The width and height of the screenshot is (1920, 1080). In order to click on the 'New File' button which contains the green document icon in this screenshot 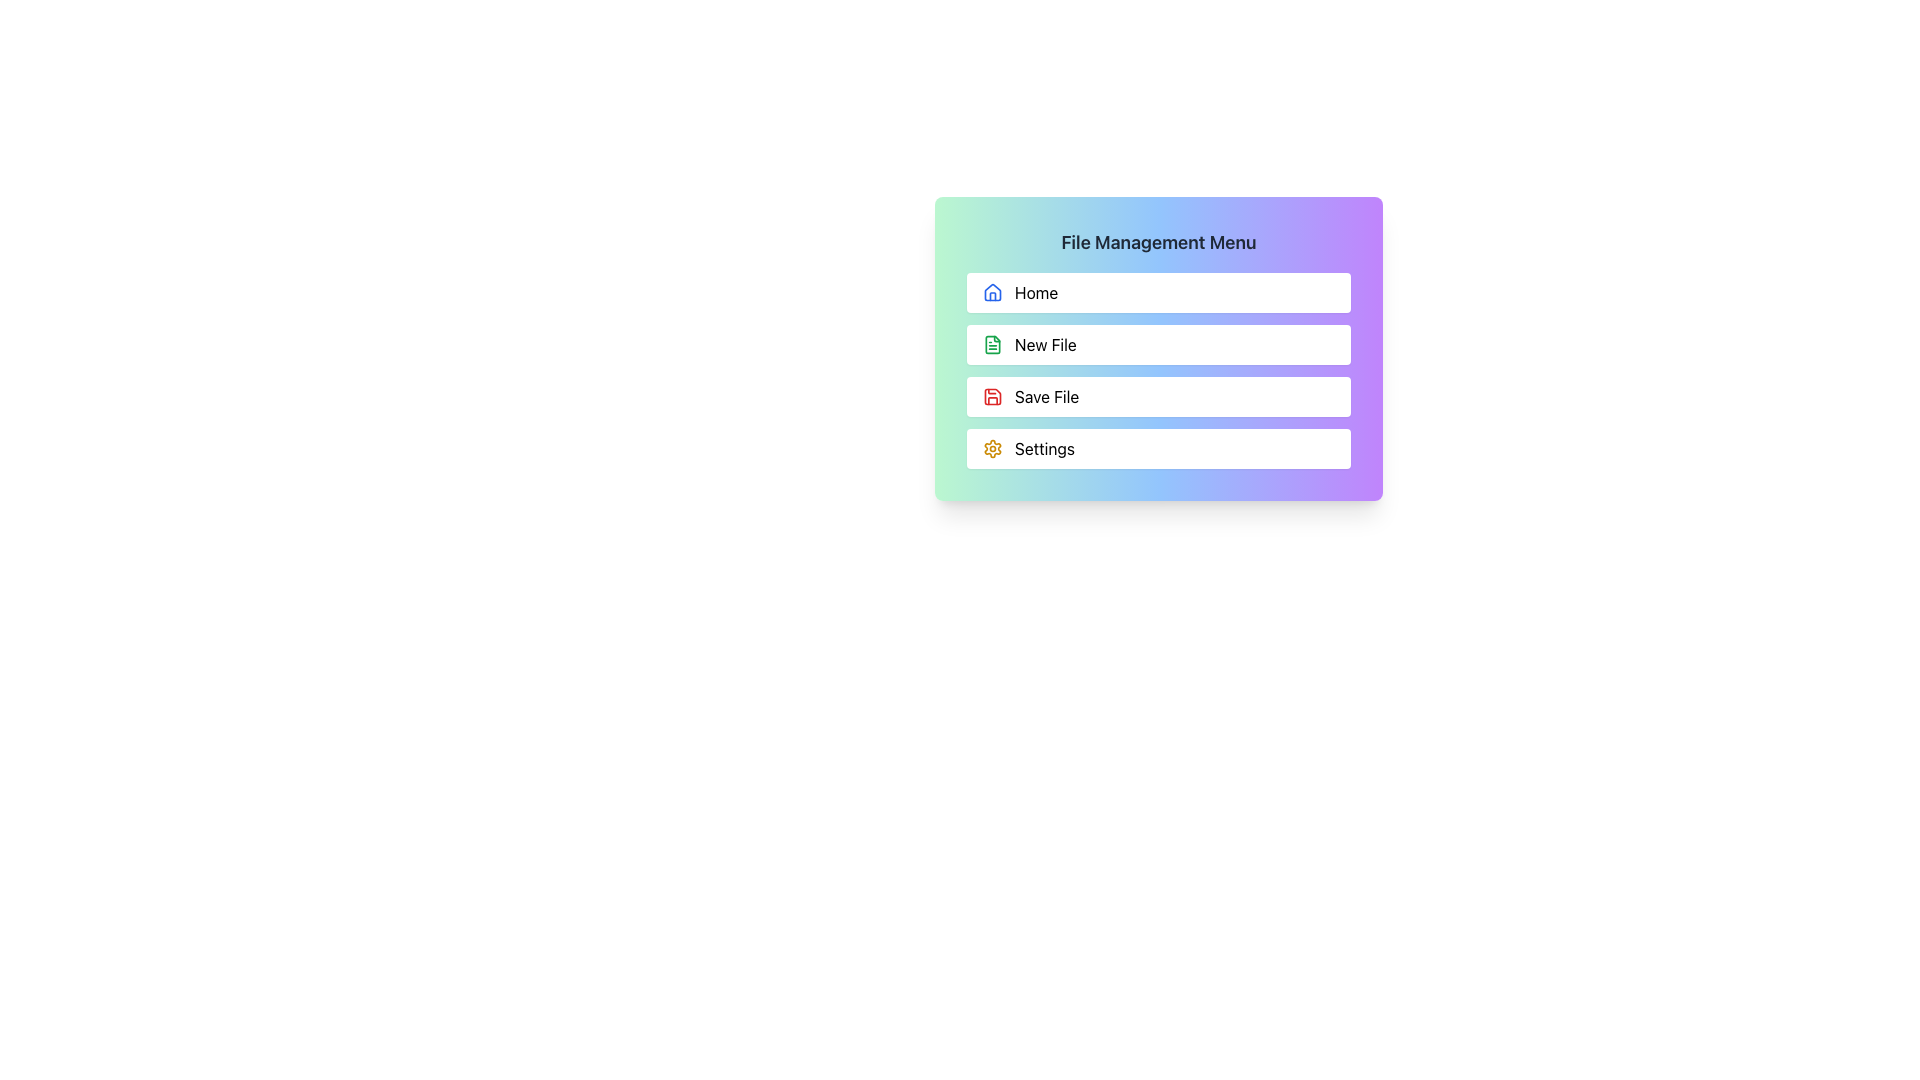, I will do `click(993, 343)`.